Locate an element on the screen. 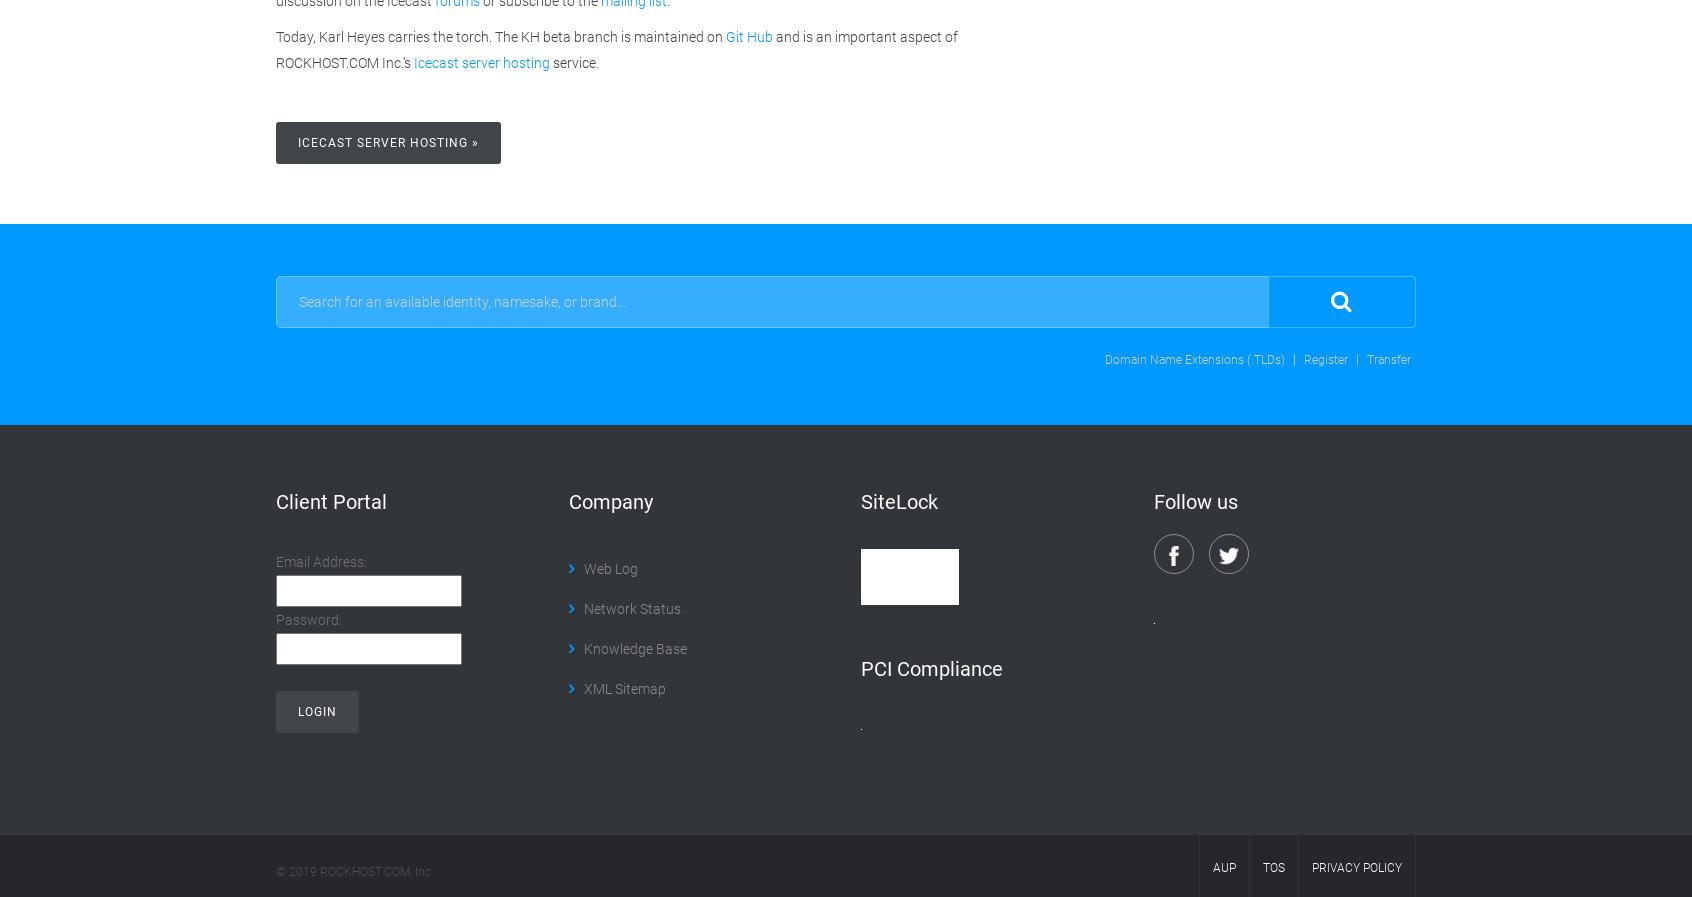 This screenshot has width=1692, height=897. 'Transfer' is located at coordinates (1388, 357).